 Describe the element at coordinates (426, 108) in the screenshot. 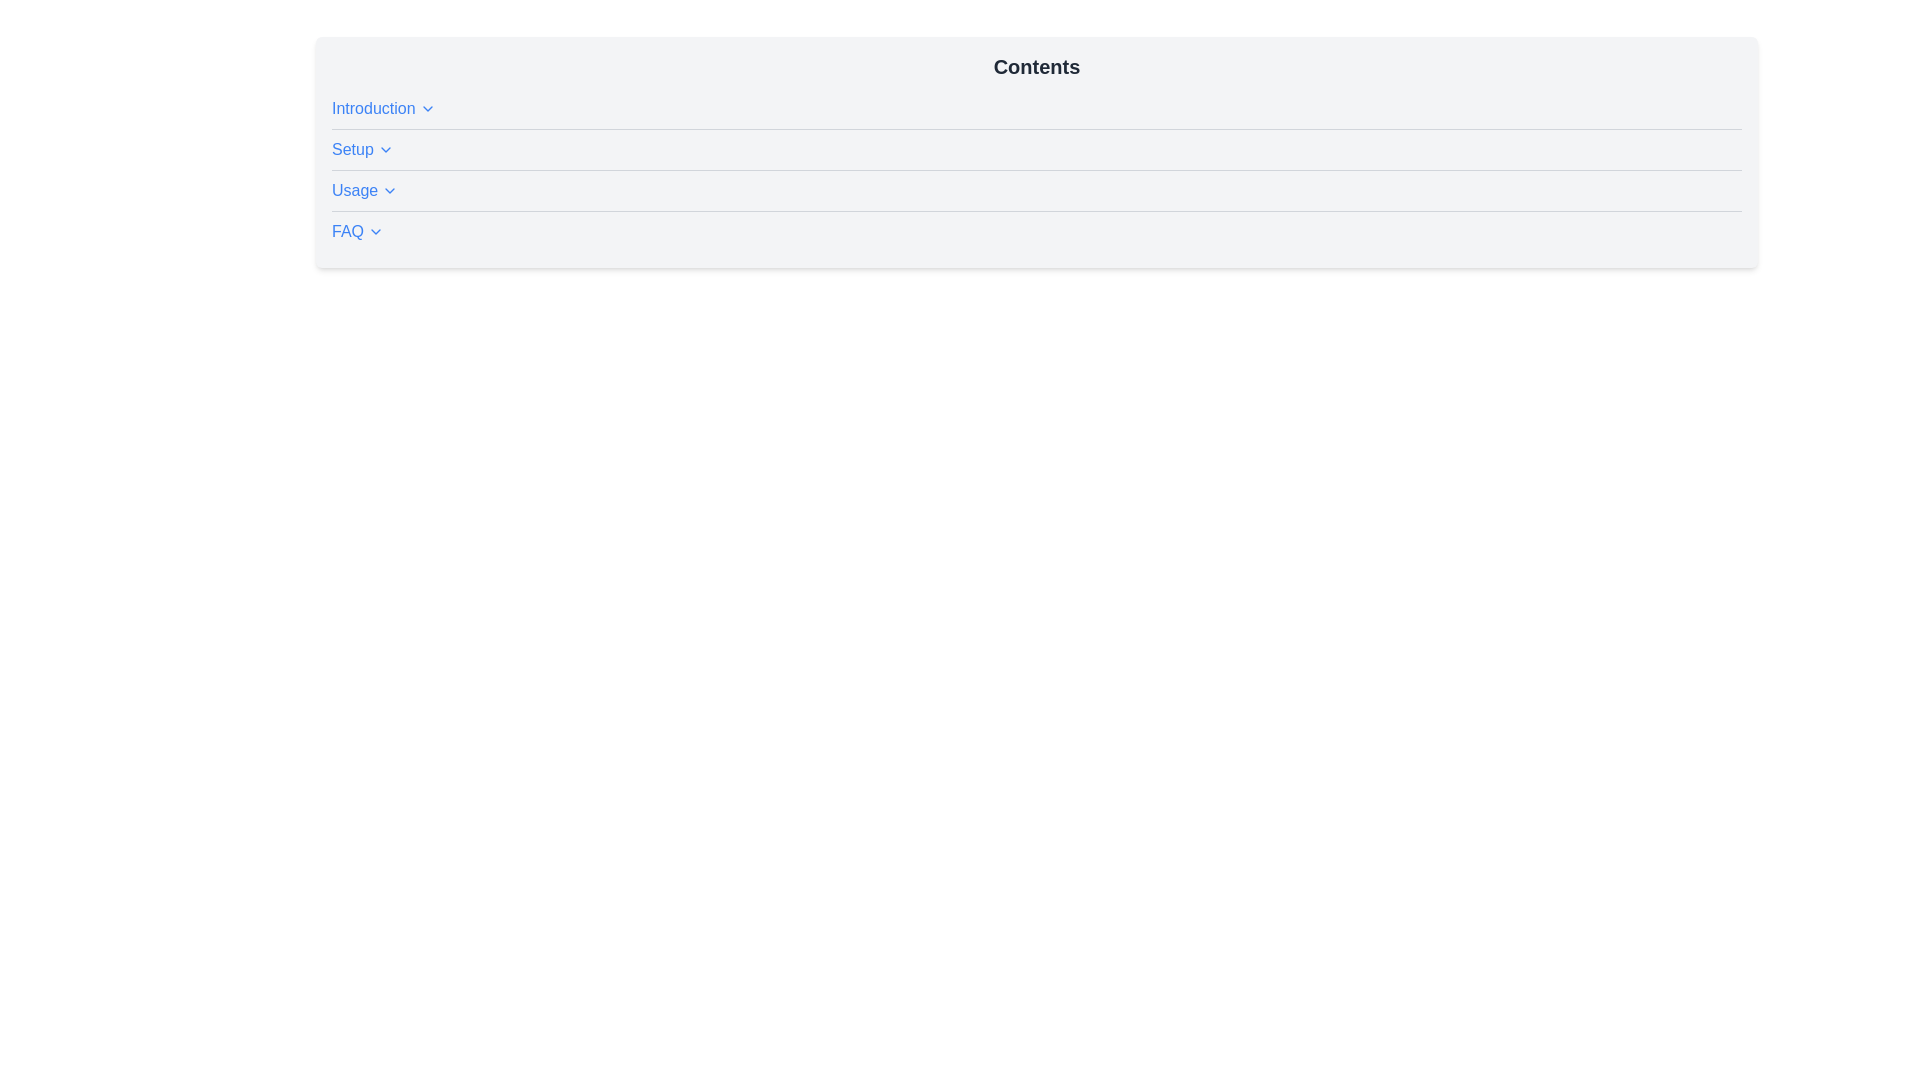

I see `the downward-pointing chevron icon located to the right of the 'Introduction' link` at that location.